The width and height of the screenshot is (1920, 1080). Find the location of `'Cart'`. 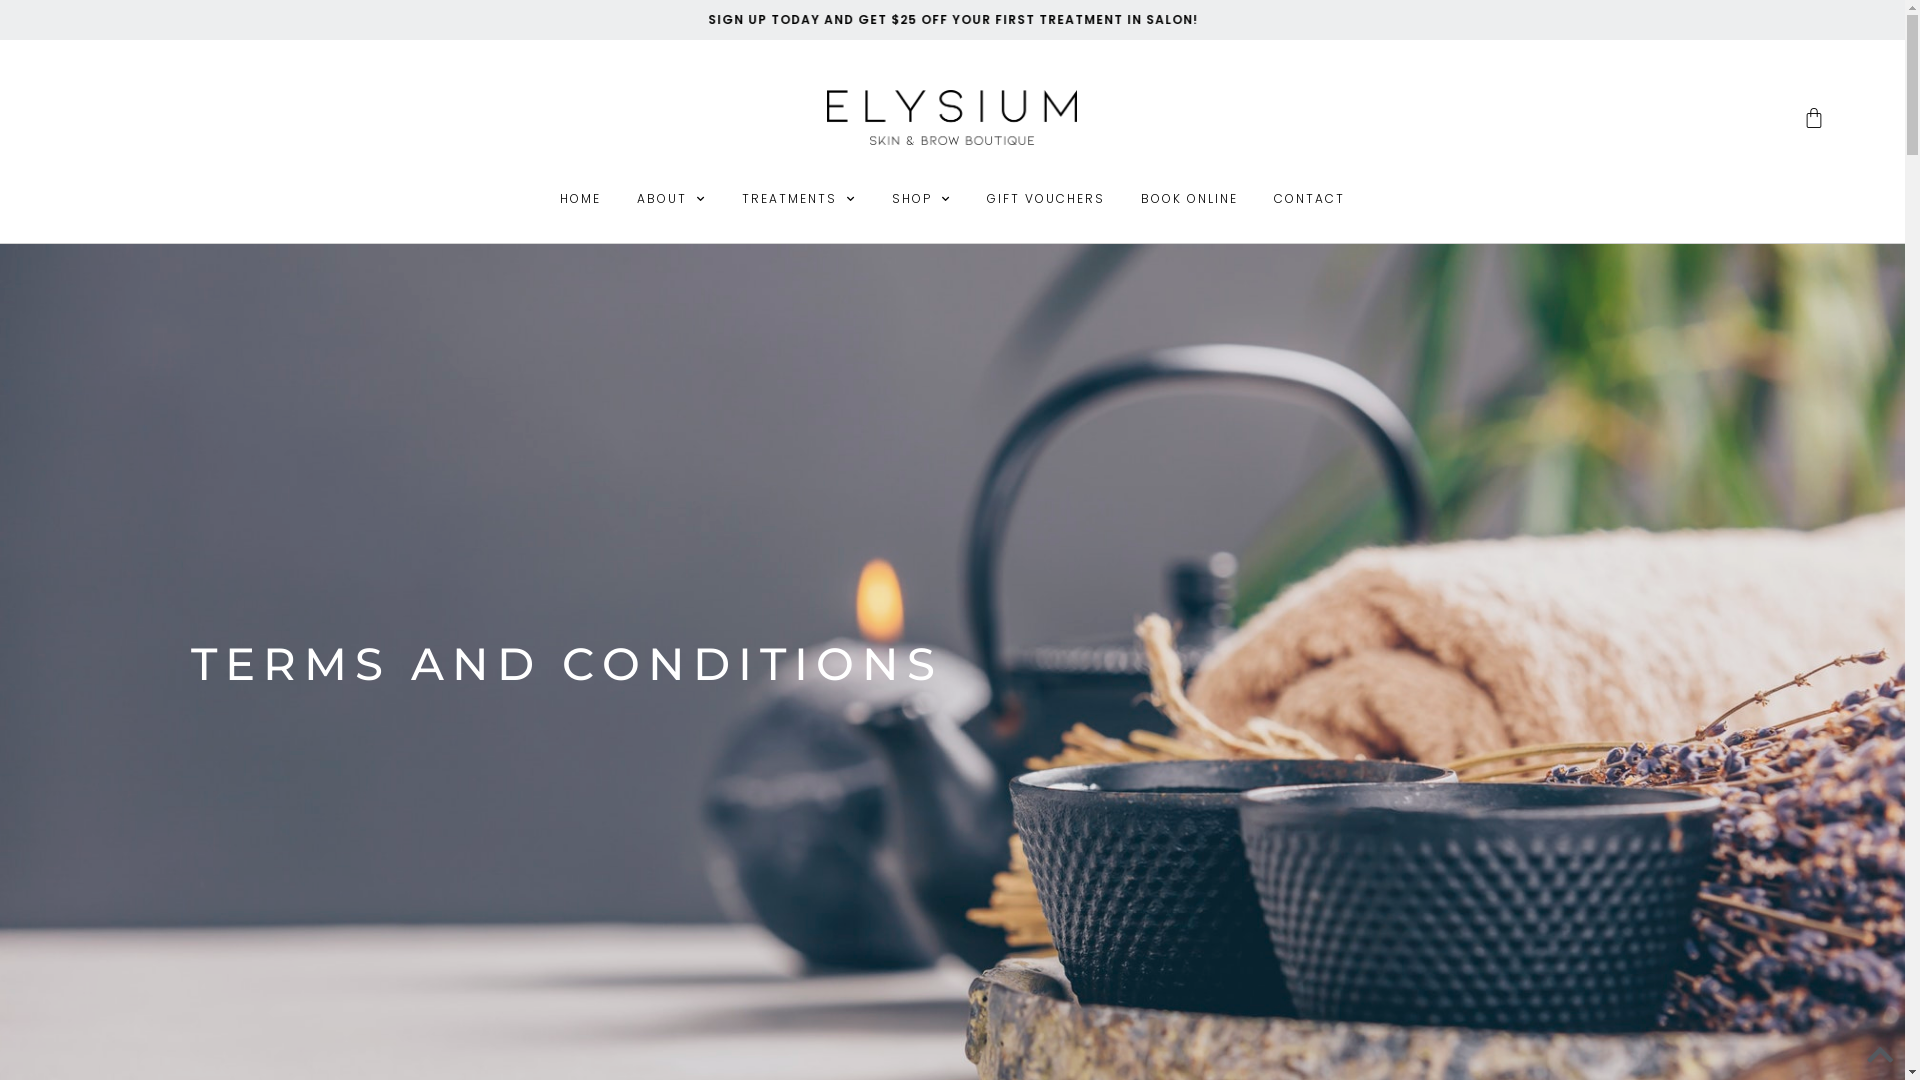

'Cart' is located at coordinates (1762, 118).